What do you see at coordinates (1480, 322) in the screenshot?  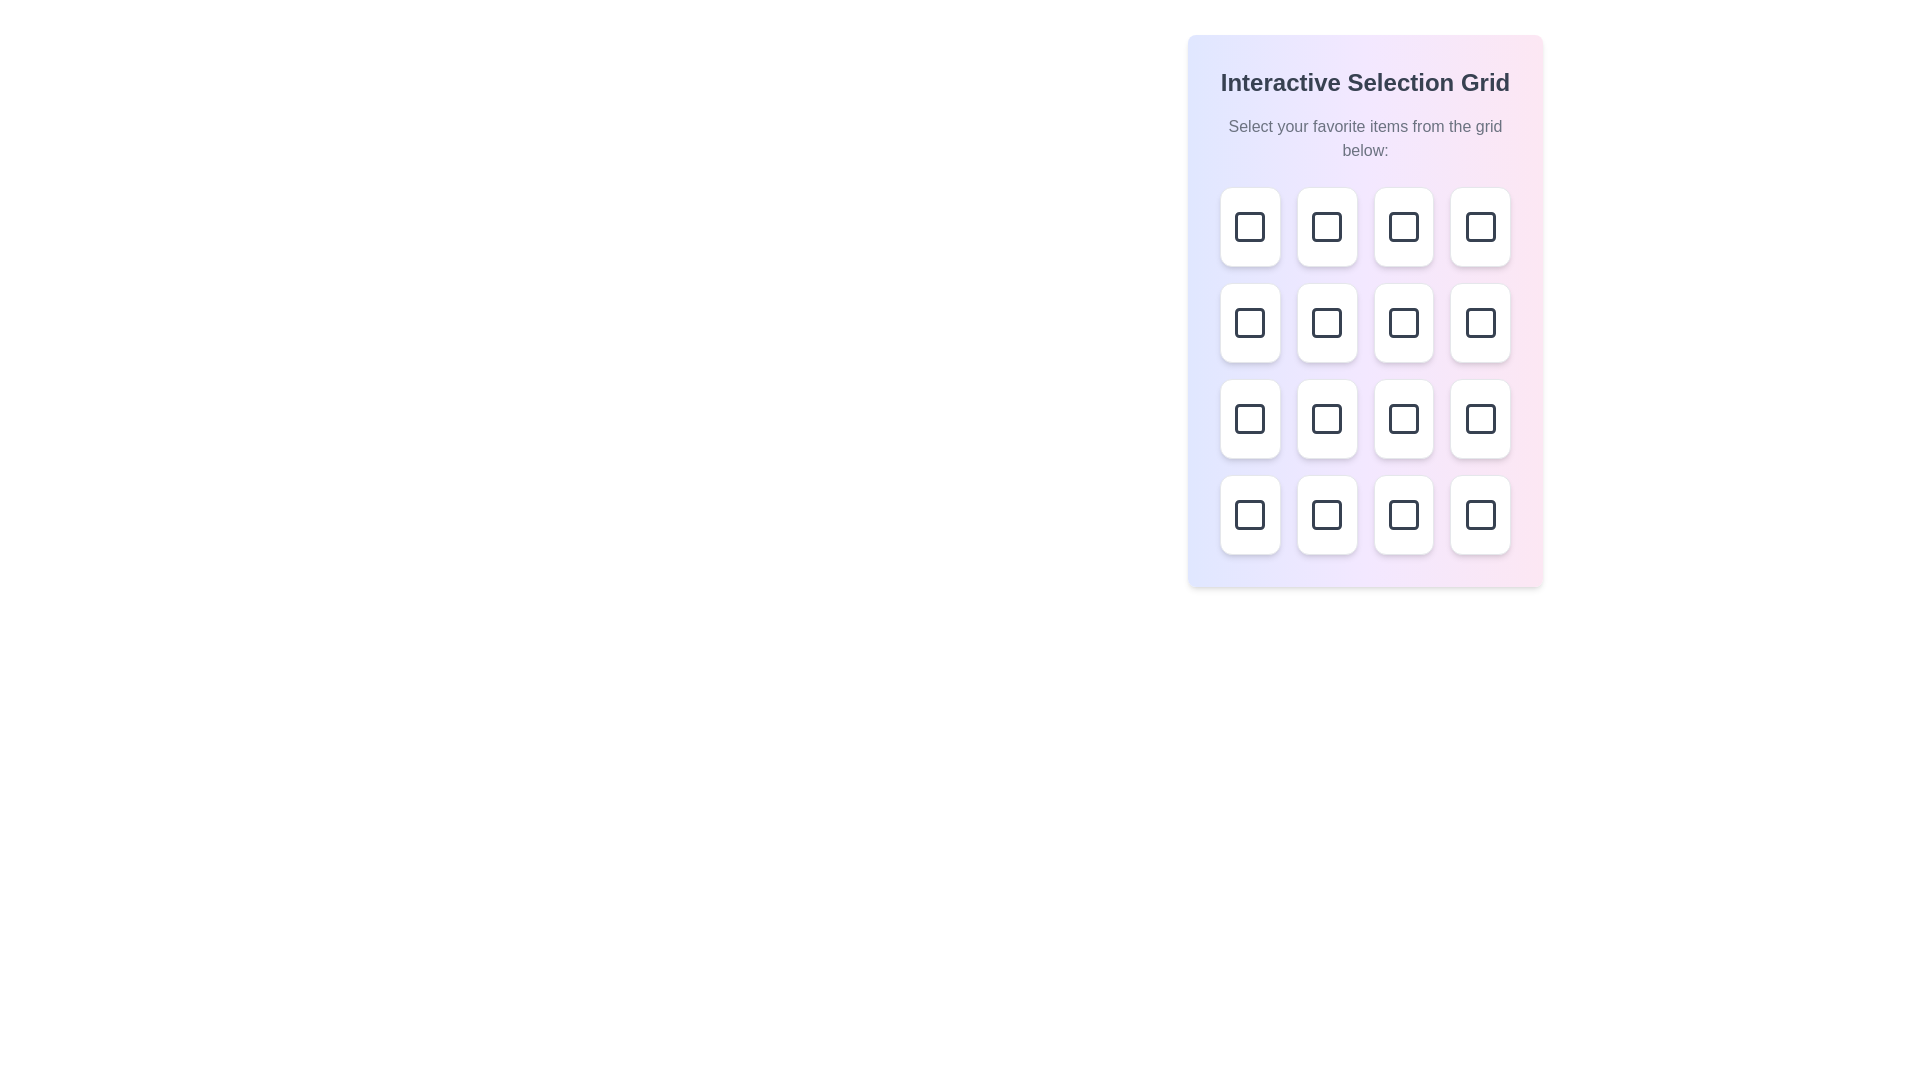 I see `the clickable grid cell located in the third column and third row of a grid layout, which has a square shape with a prominent border and an empty interior` at bounding box center [1480, 322].